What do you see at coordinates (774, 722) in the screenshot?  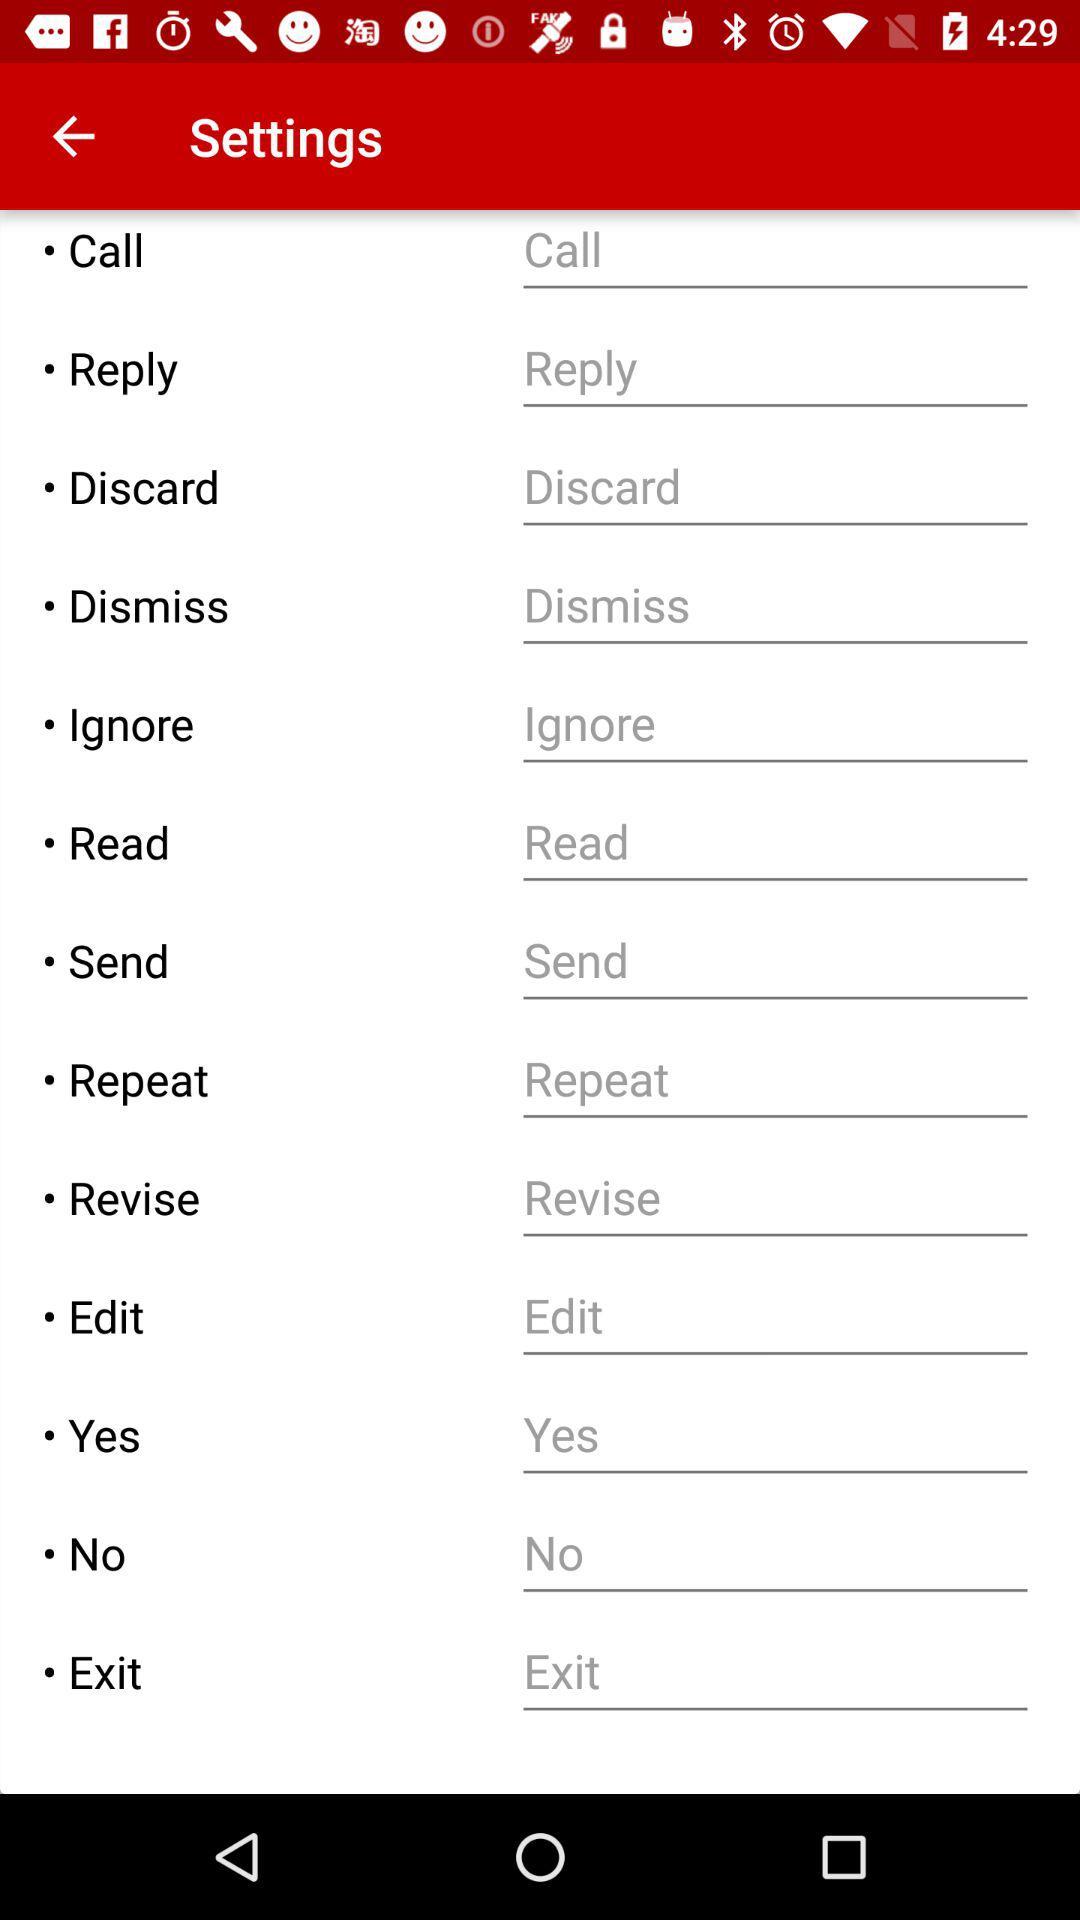 I see `ignore the person or item` at bounding box center [774, 722].